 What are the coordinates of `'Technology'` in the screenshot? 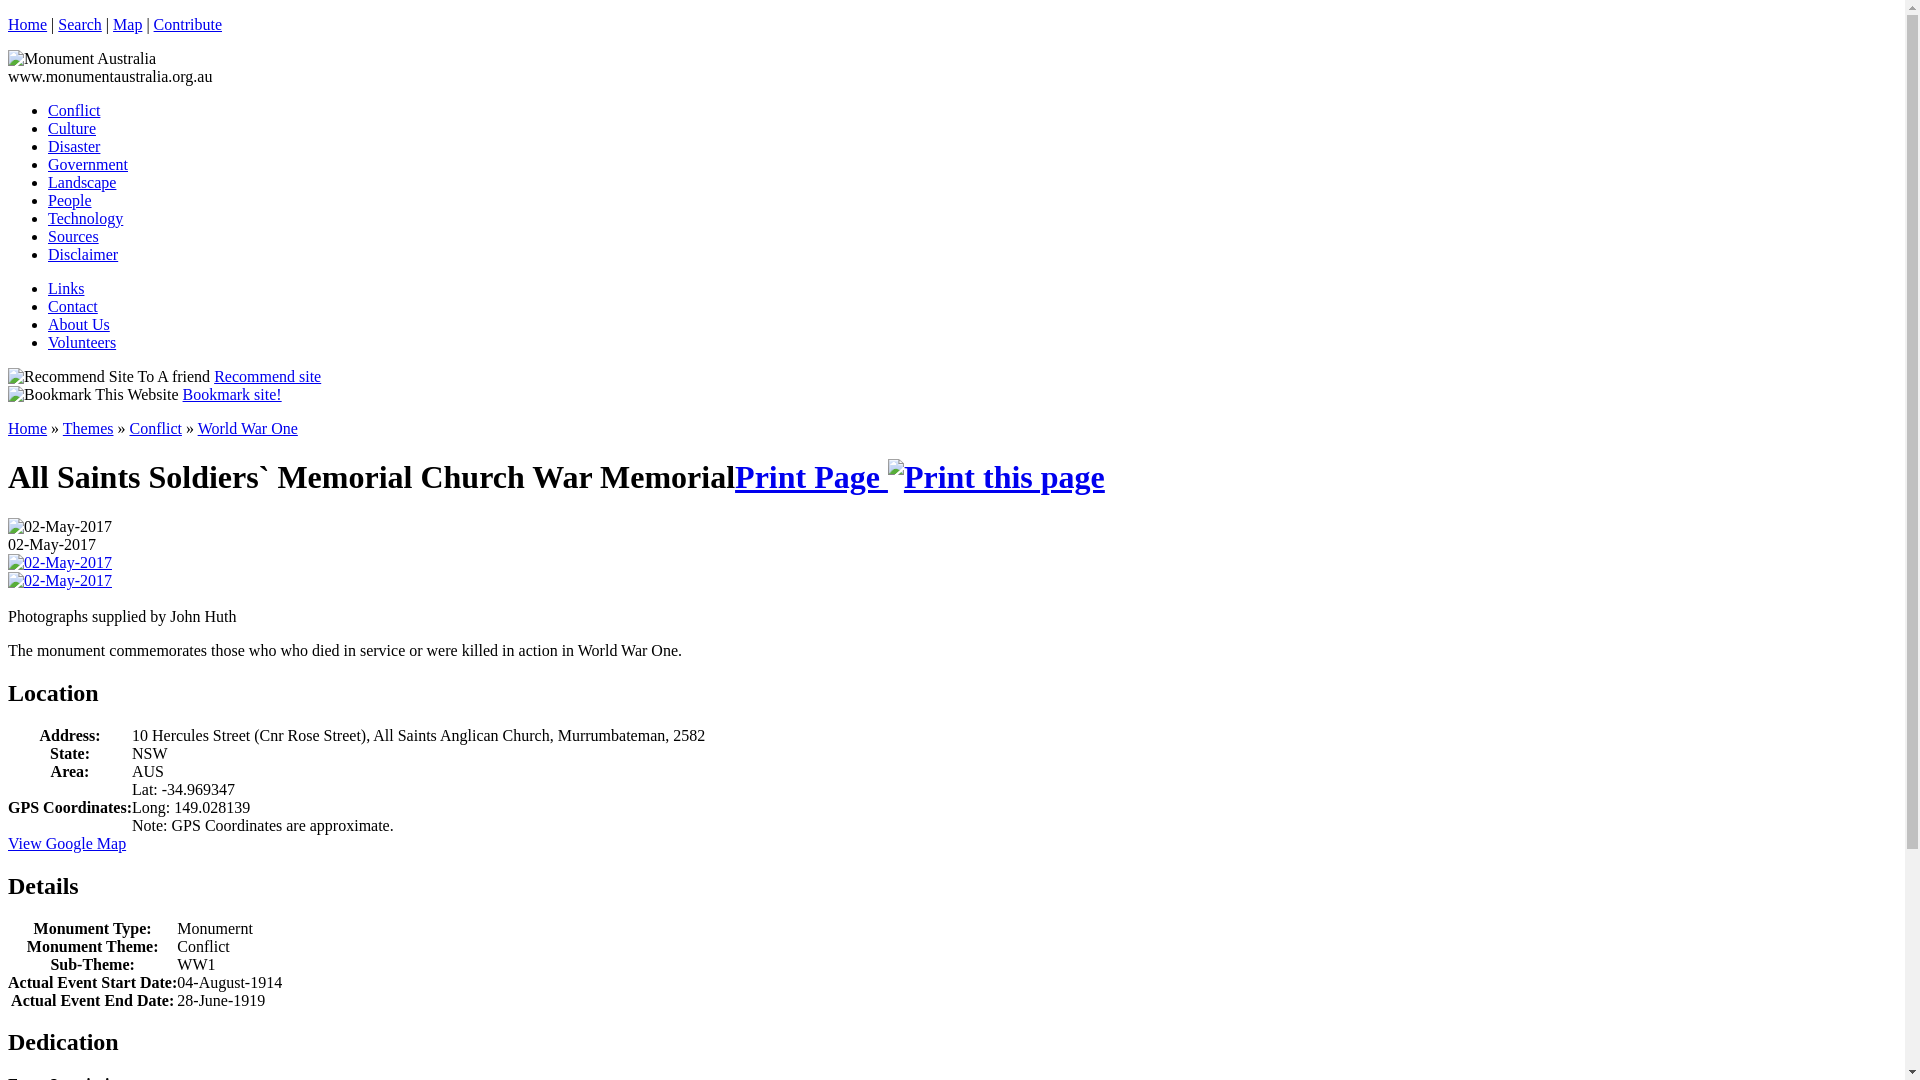 It's located at (84, 218).